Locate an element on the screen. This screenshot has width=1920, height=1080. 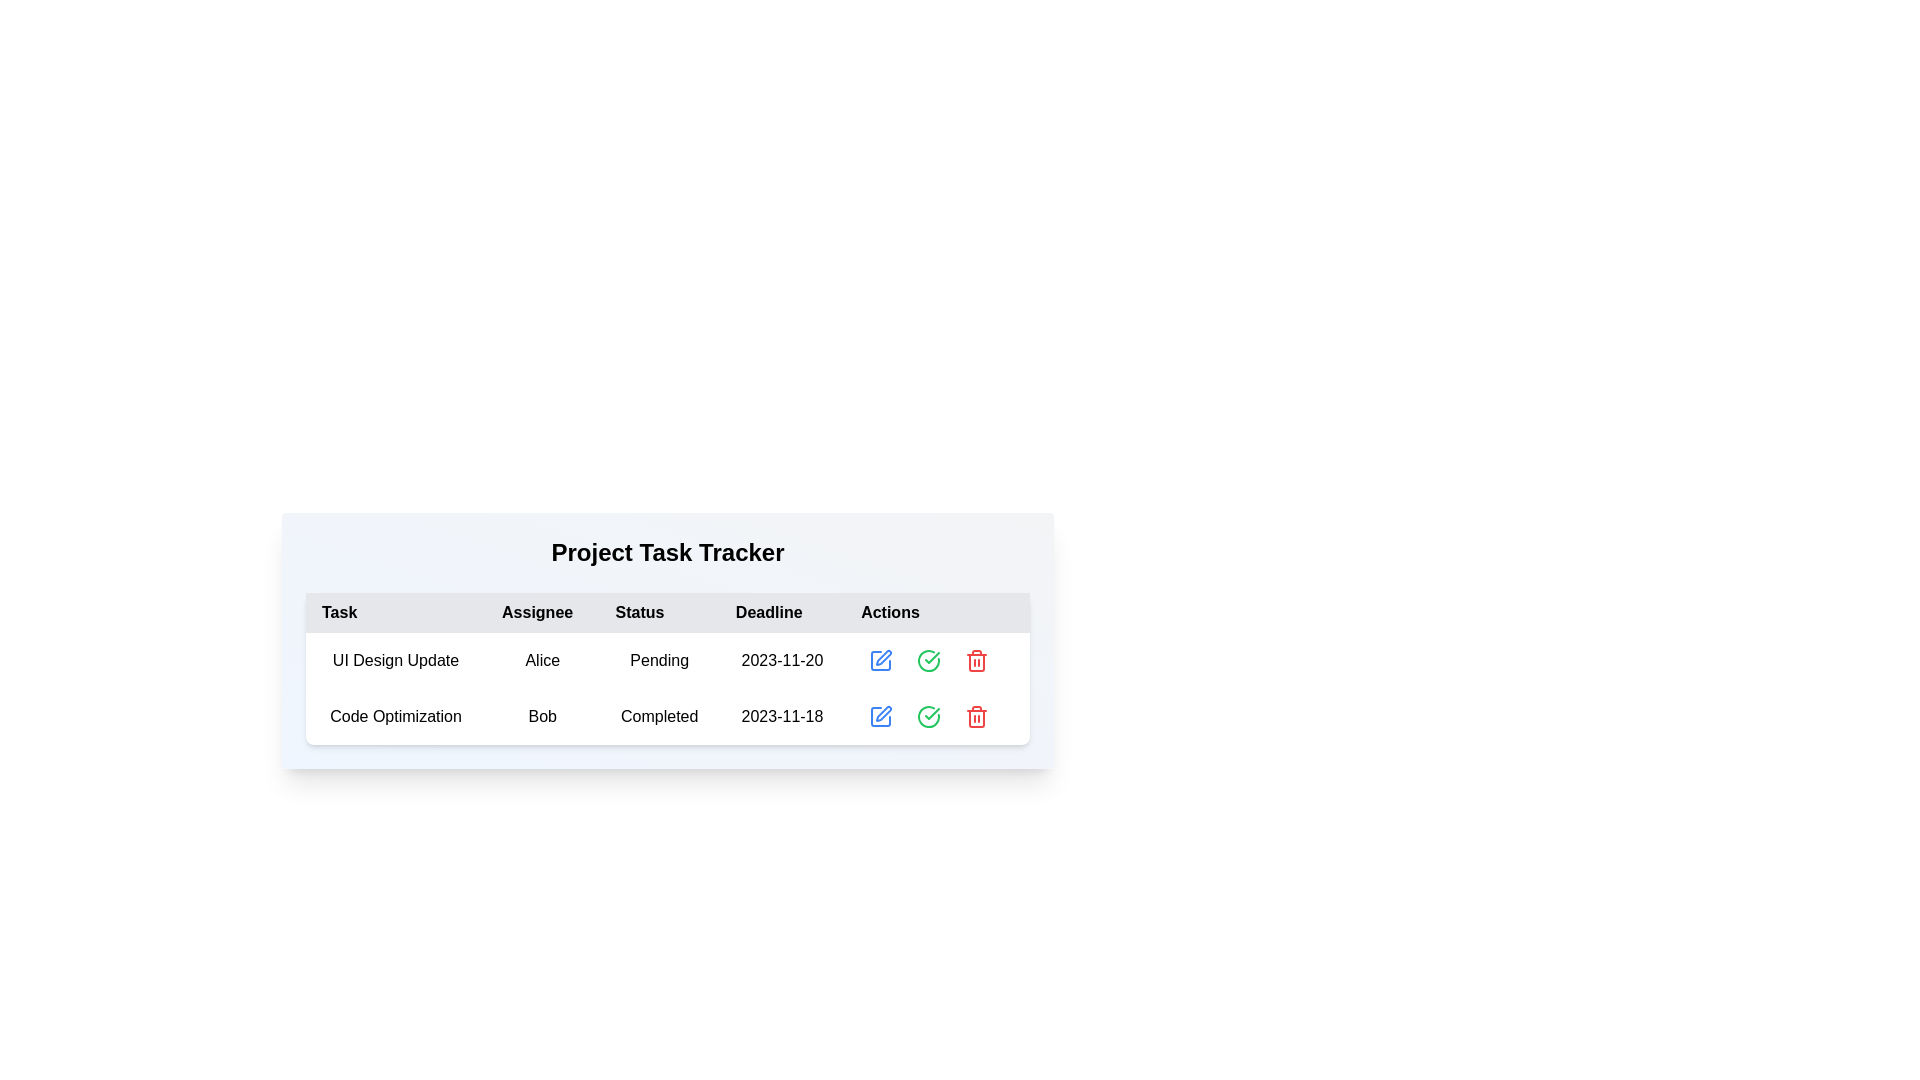
text displayed in the Text Label that shows the deadline date '2023-11-20', located in the 'Deadline' column of the Project Task Tracker table is located at coordinates (781, 660).